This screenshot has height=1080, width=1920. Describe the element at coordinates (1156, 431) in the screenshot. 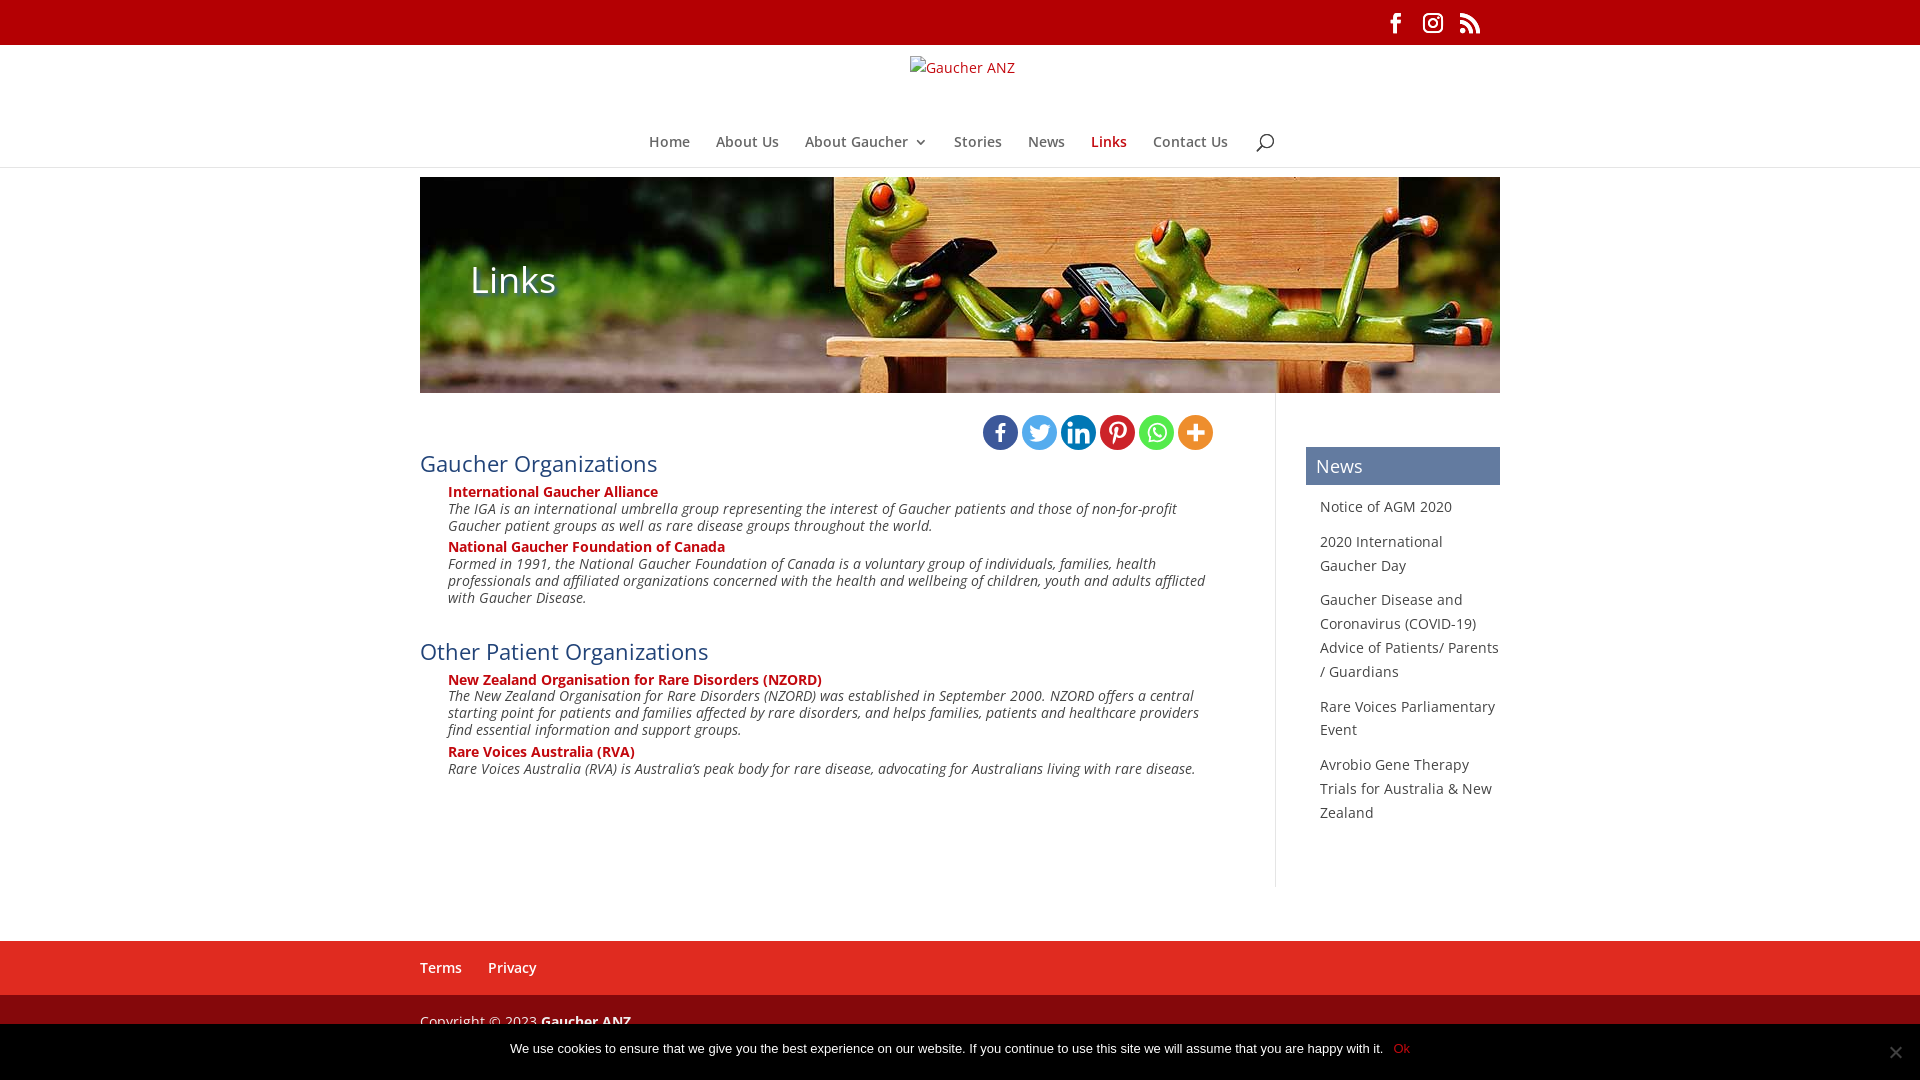

I see `'Whatsapp'` at that location.